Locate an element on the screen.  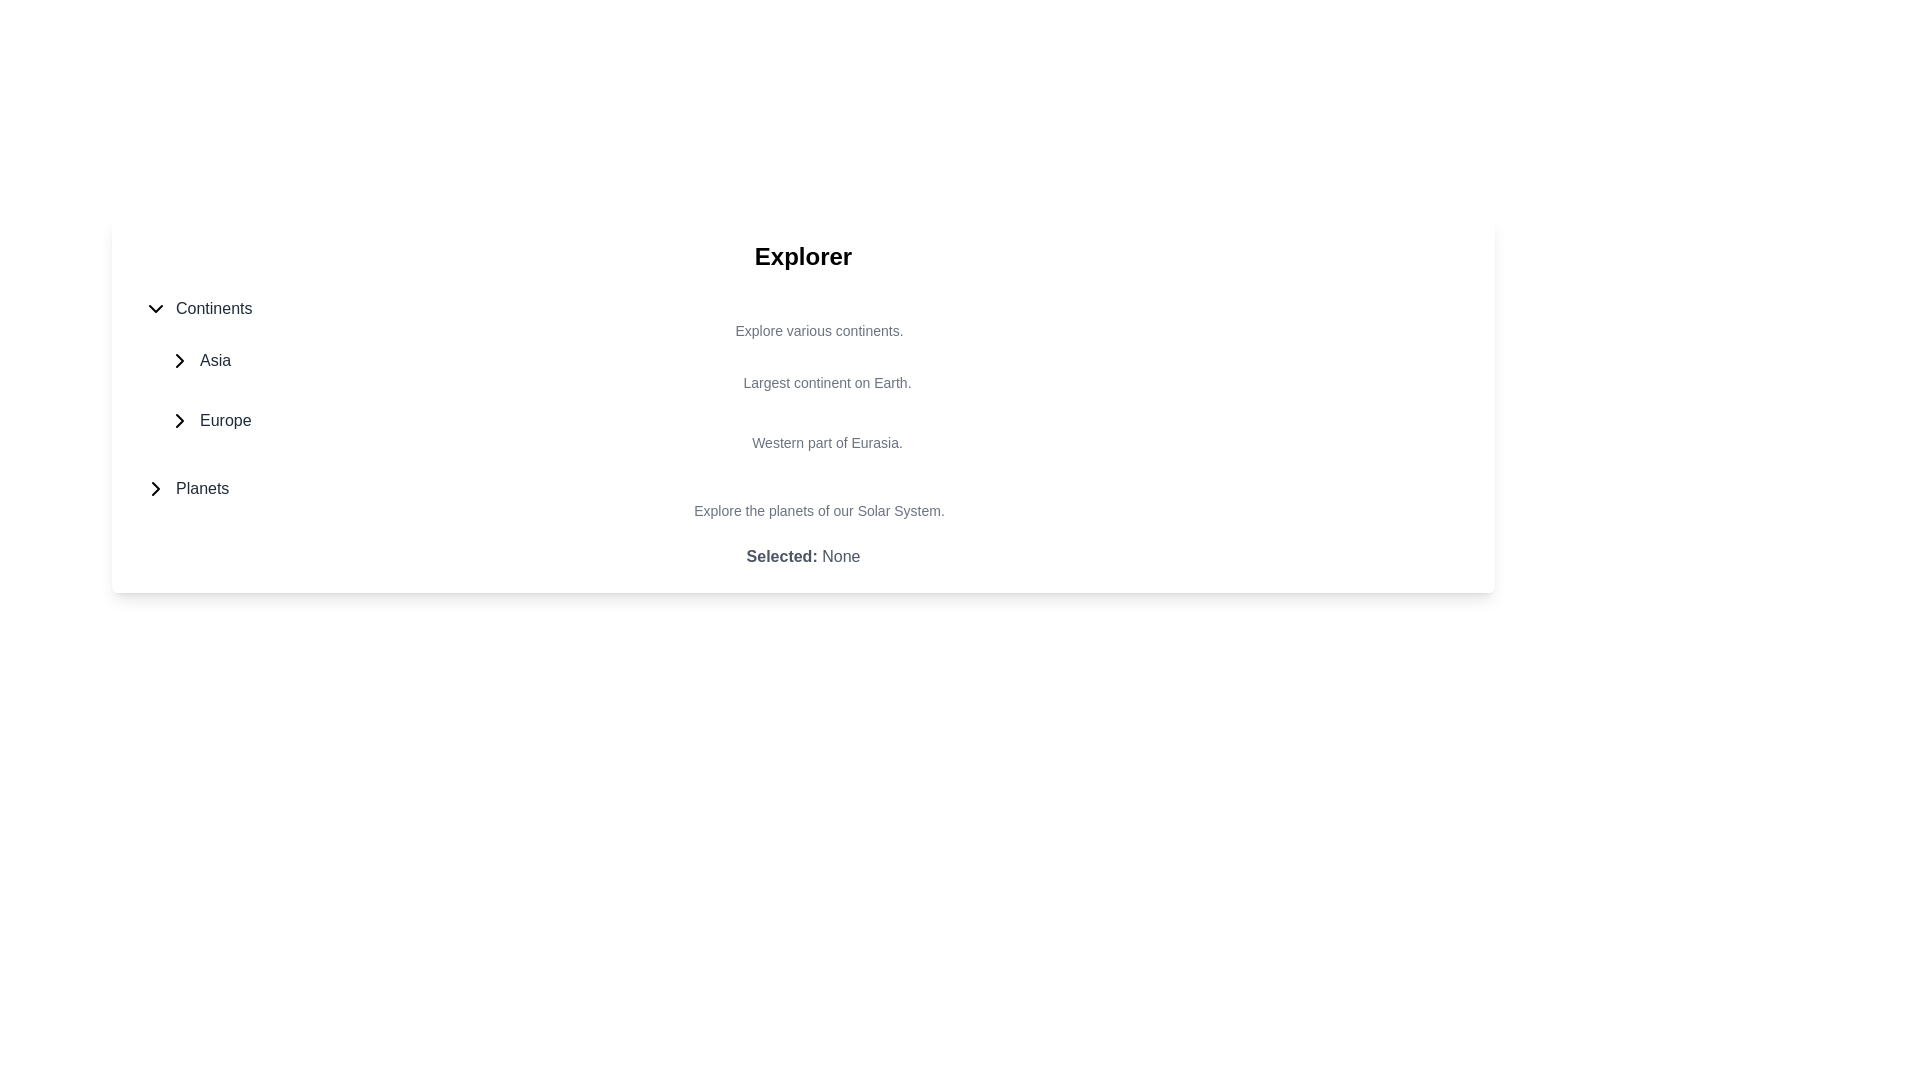
the static text element that displays 'Explore various continents.' which is positioned below the title 'Continents' in a list-style layout is located at coordinates (803, 330).